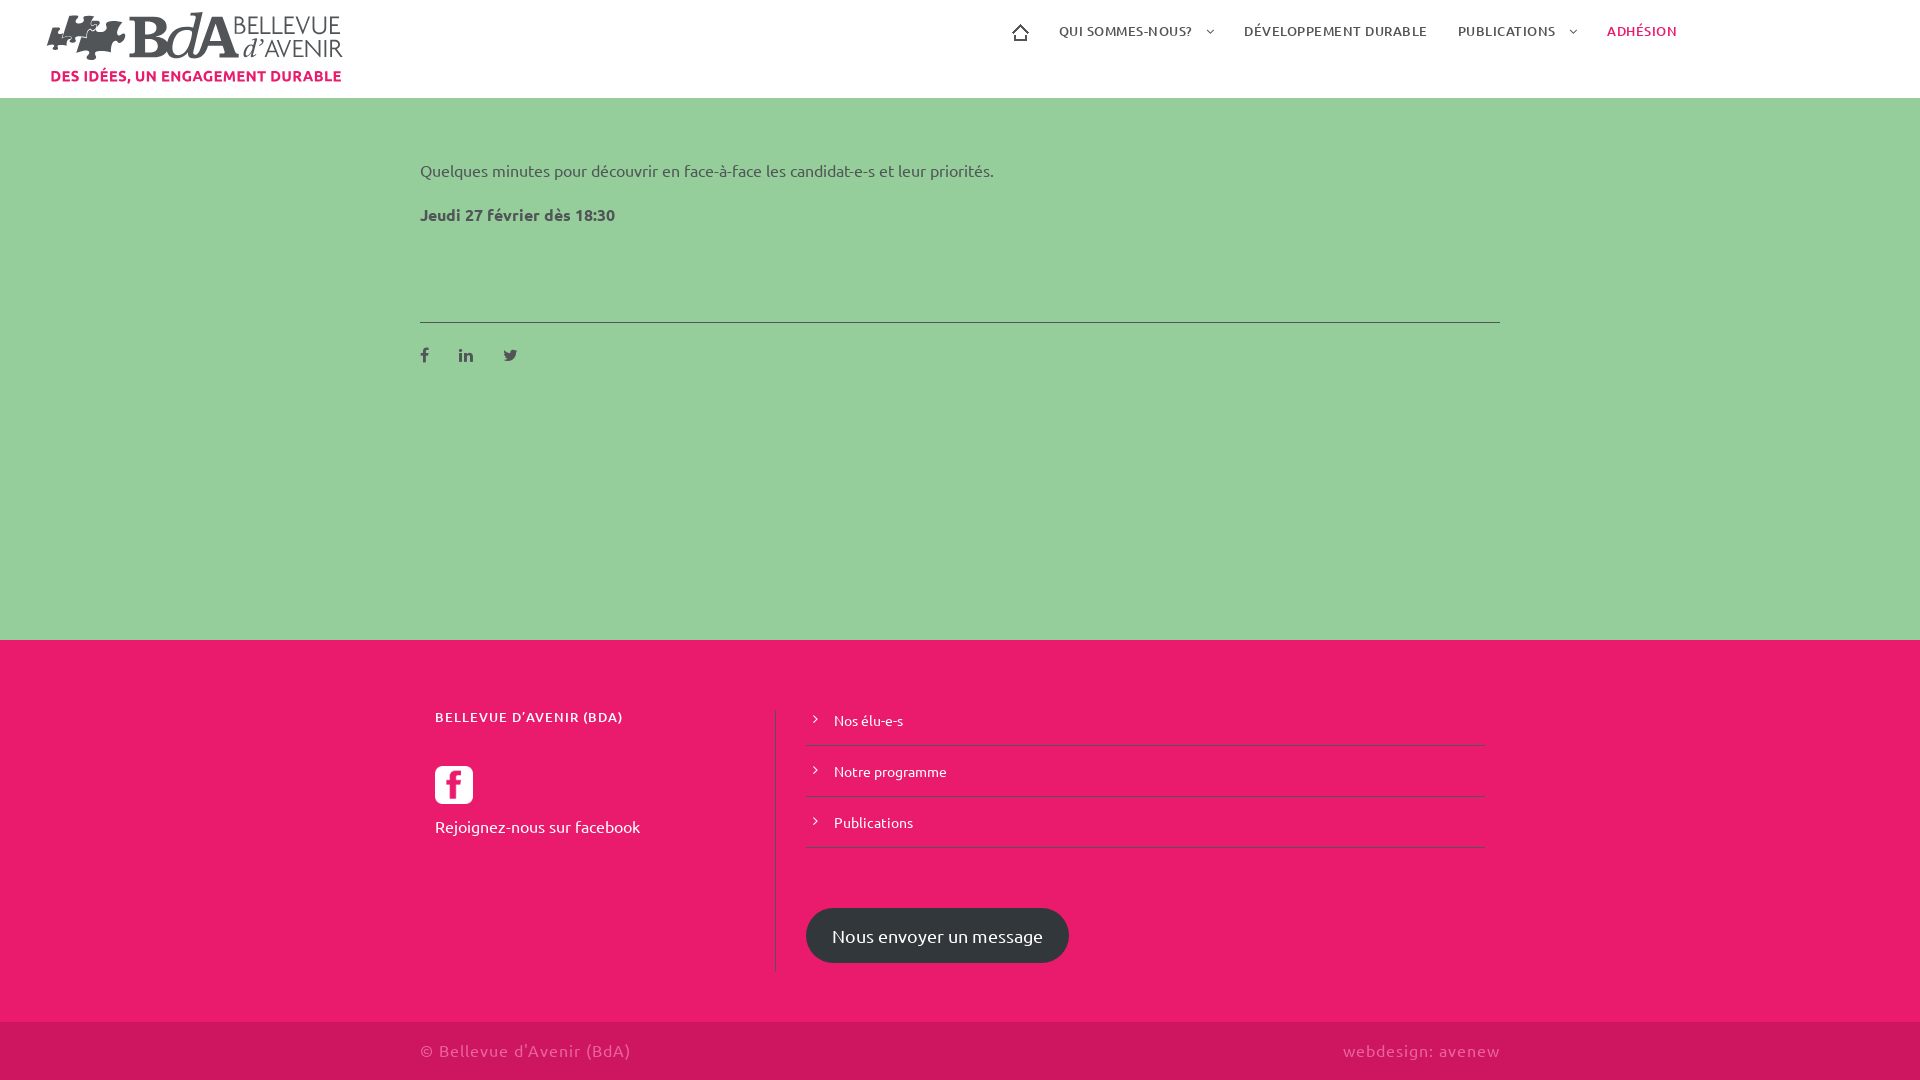 Image resolution: width=1920 pixels, height=1080 pixels. Describe the element at coordinates (1056, 41) in the screenshot. I see `'QUI SOMMES-NOUS?'` at that location.